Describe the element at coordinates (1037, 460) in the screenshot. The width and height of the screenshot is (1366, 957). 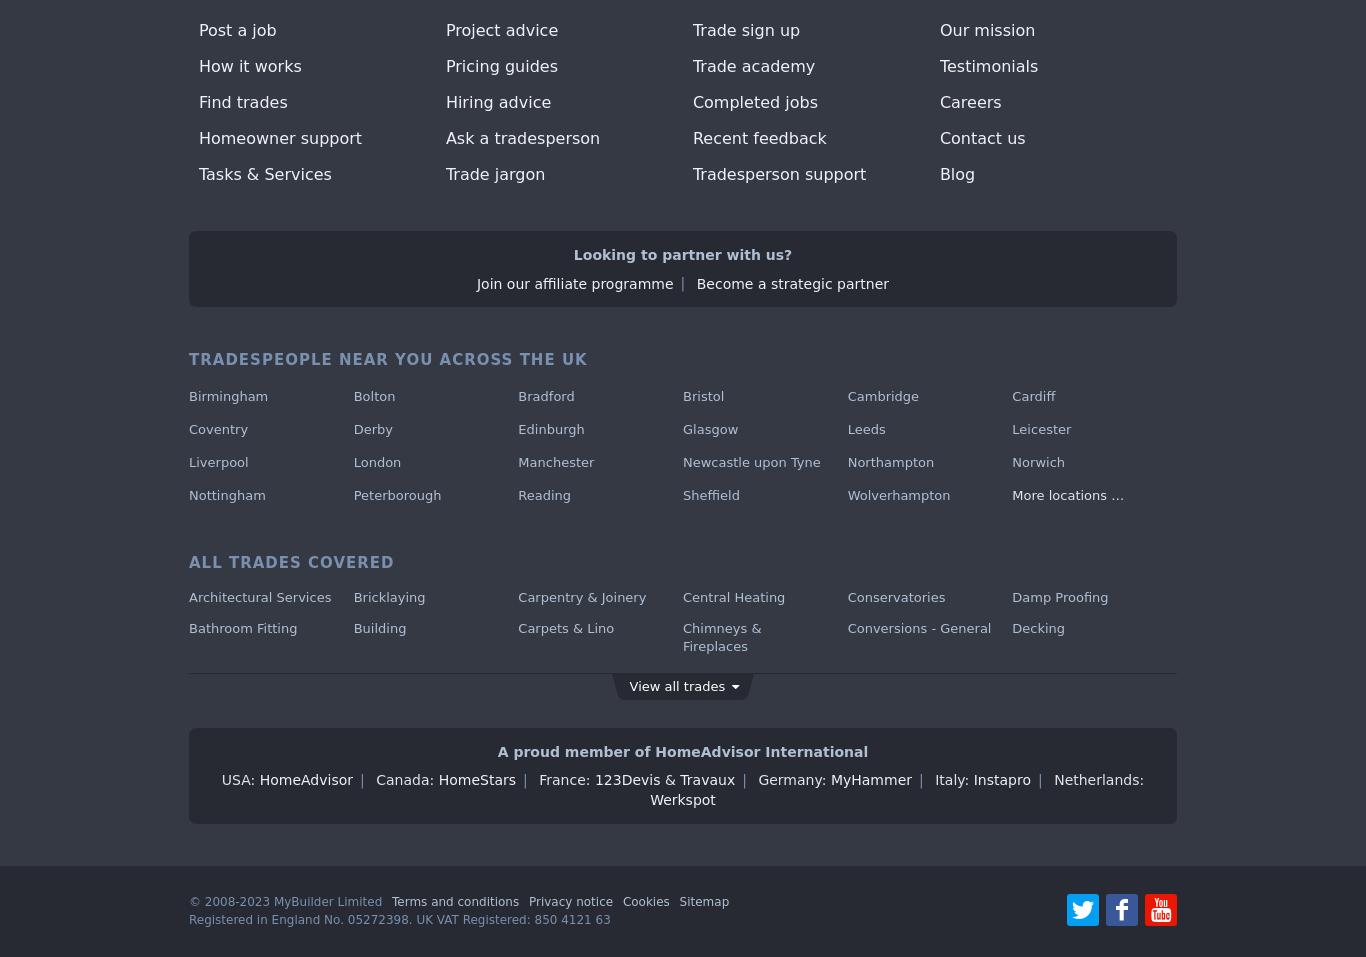
I see `'Norwich'` at that location.